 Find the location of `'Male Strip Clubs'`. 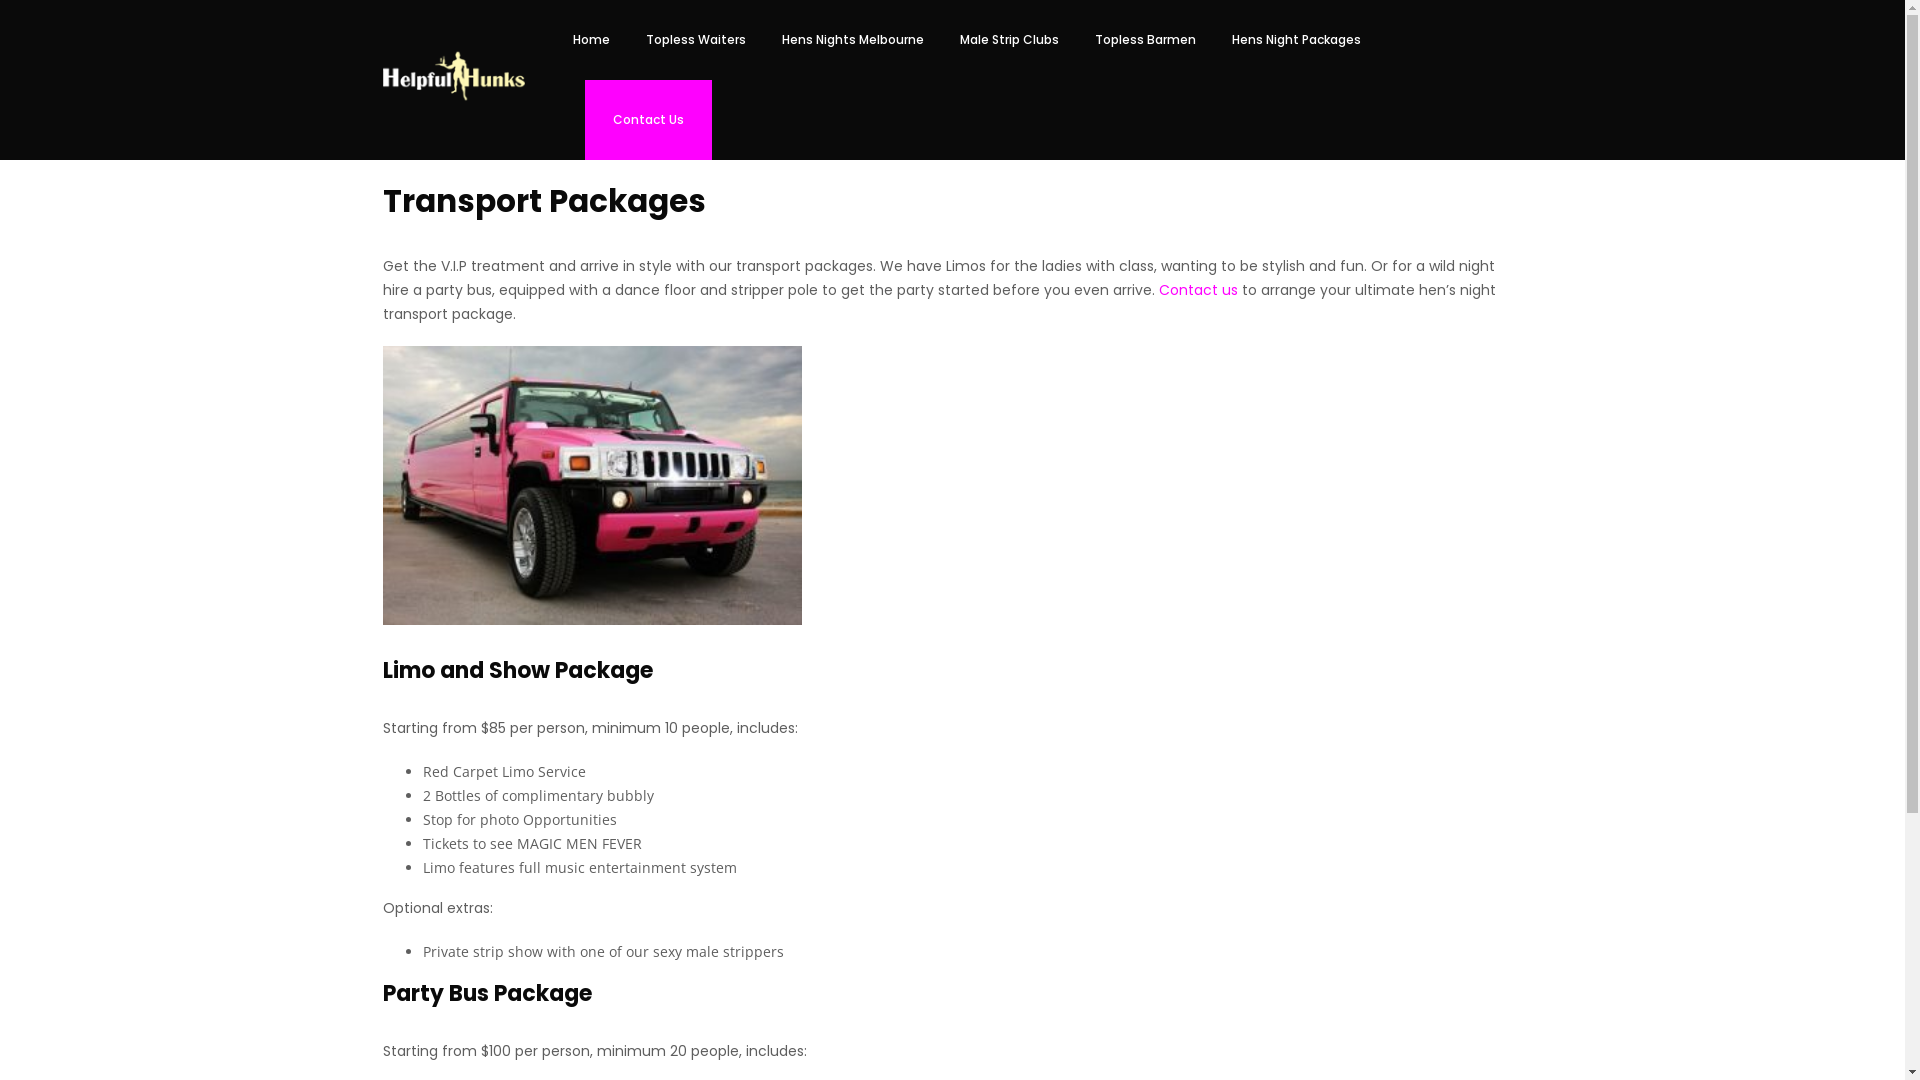

'Male Strip Clubs' is located at coordinates (940, 39).